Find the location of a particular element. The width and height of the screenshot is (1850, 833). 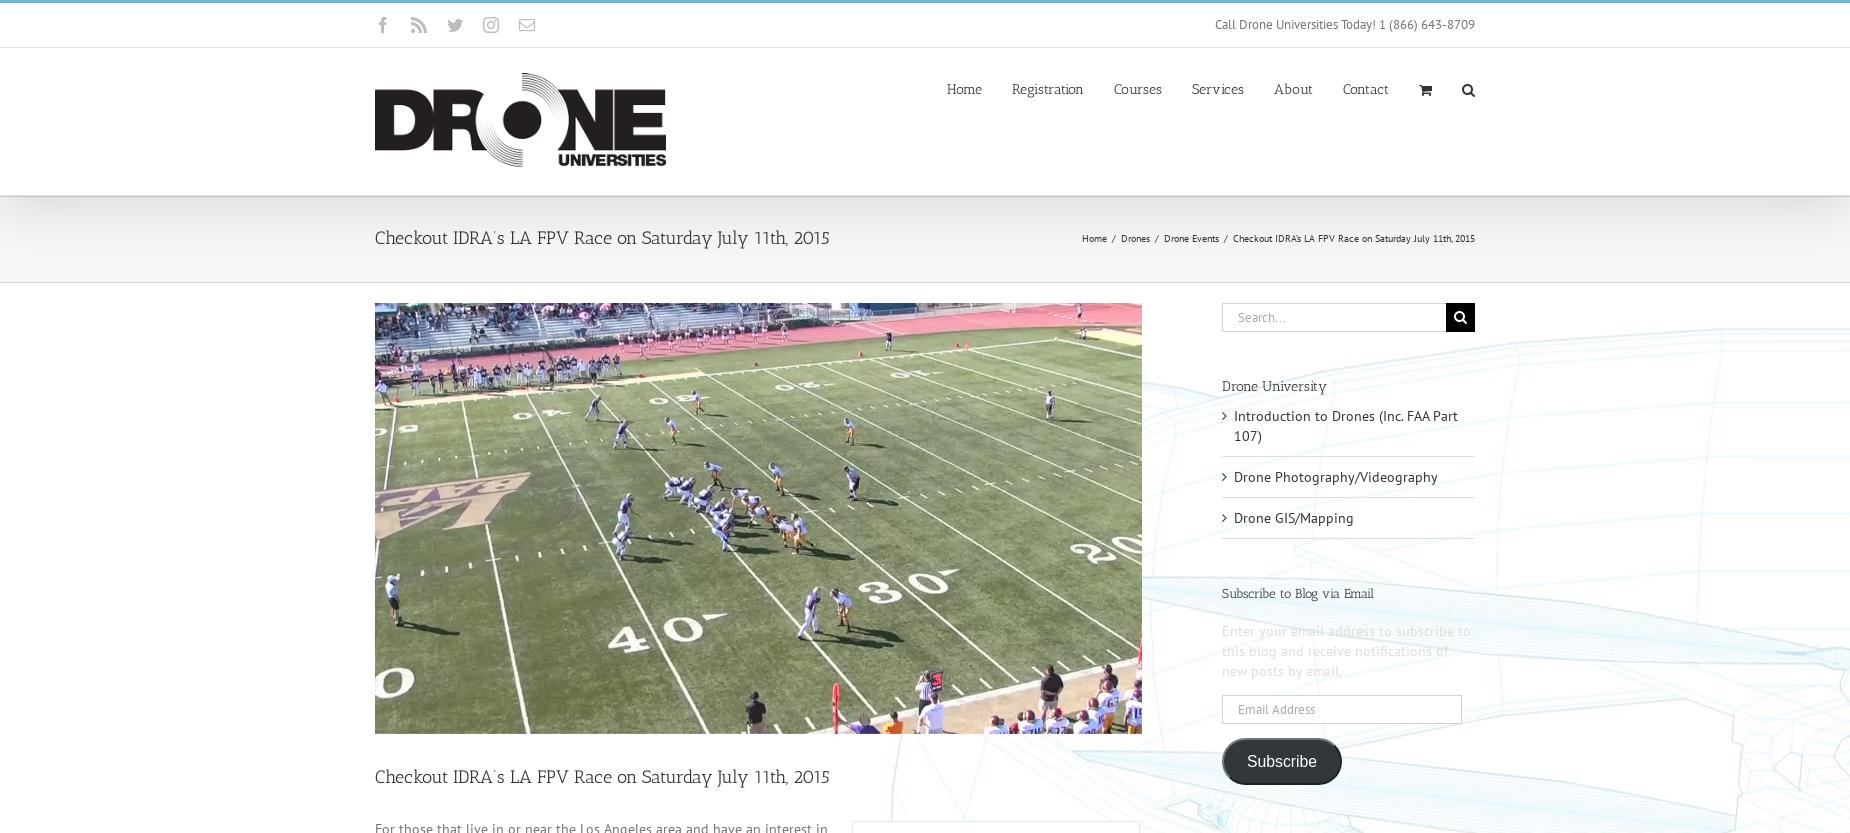

'Financial Aid' is located at coordinates (1431, 207).